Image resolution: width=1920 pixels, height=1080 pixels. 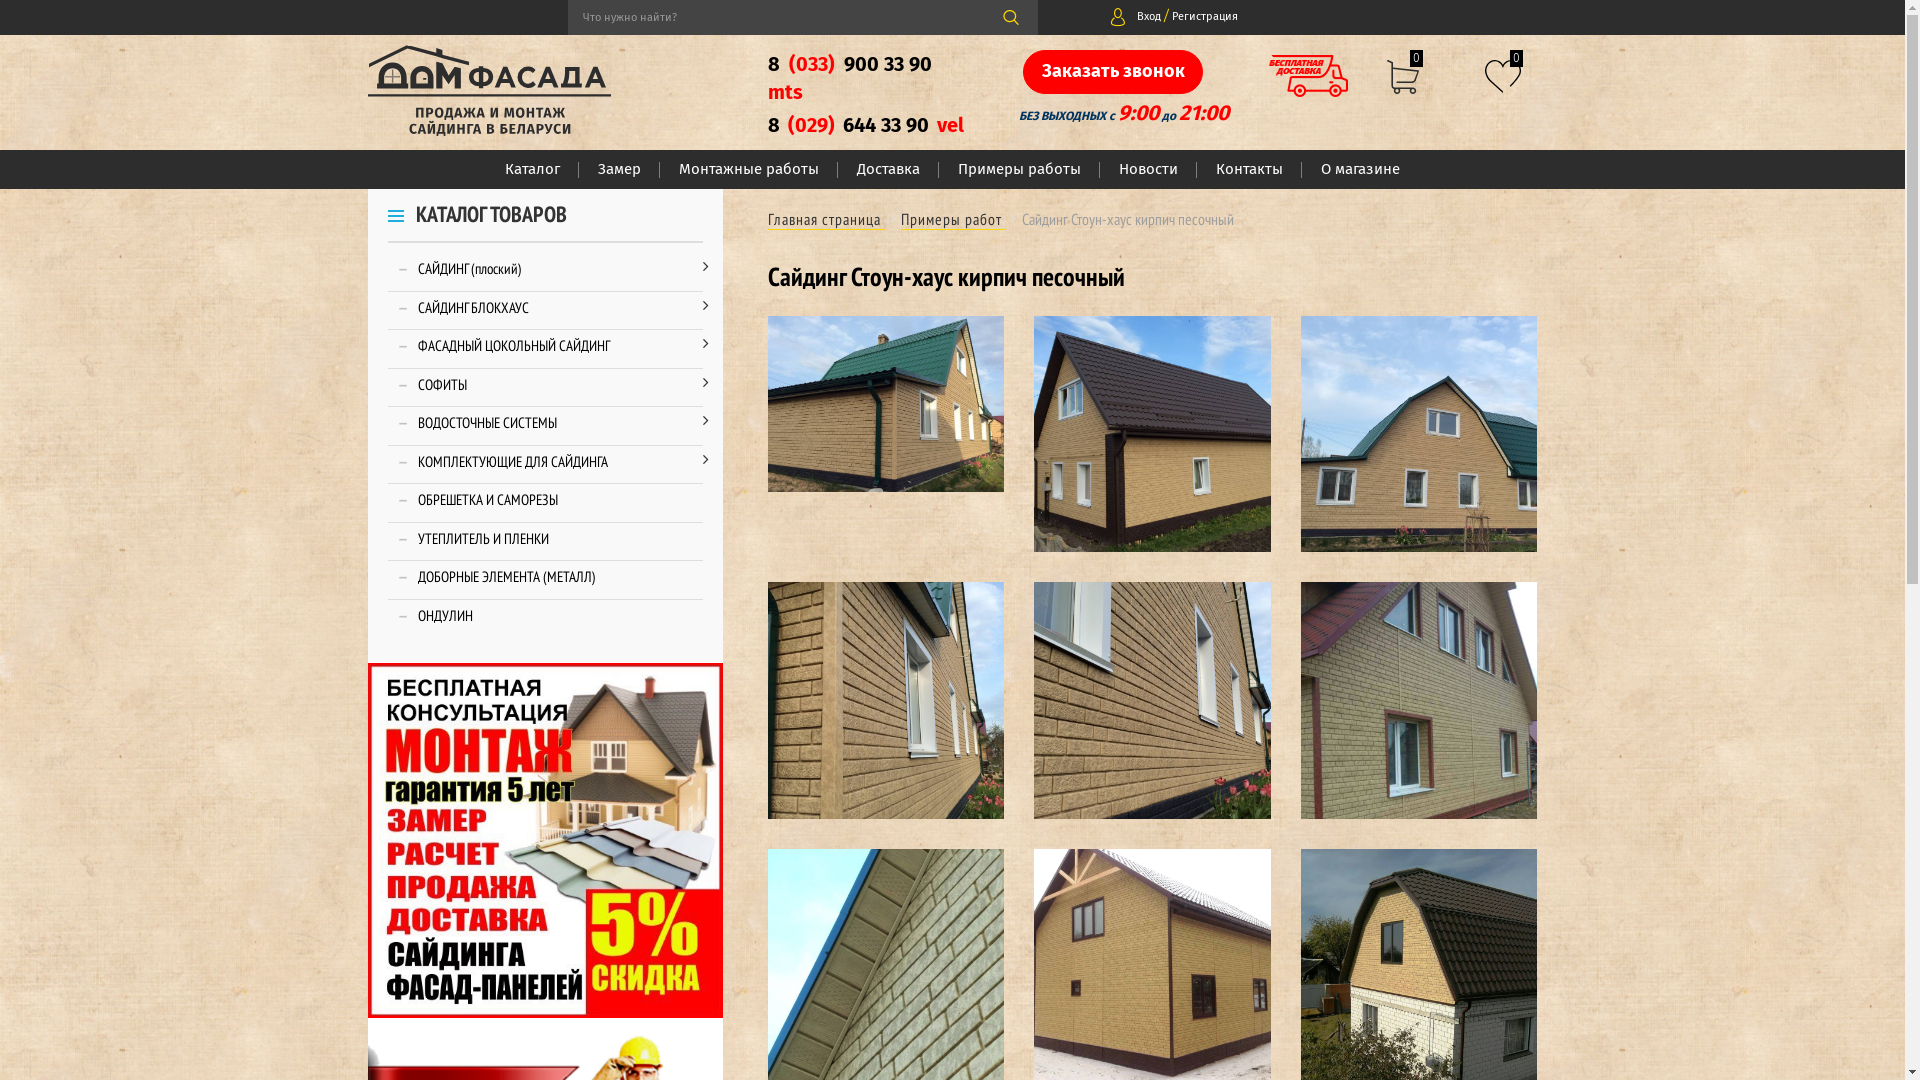 I want to click on '8  (029)  644 33 90  vel', so click(x=868, y=143).